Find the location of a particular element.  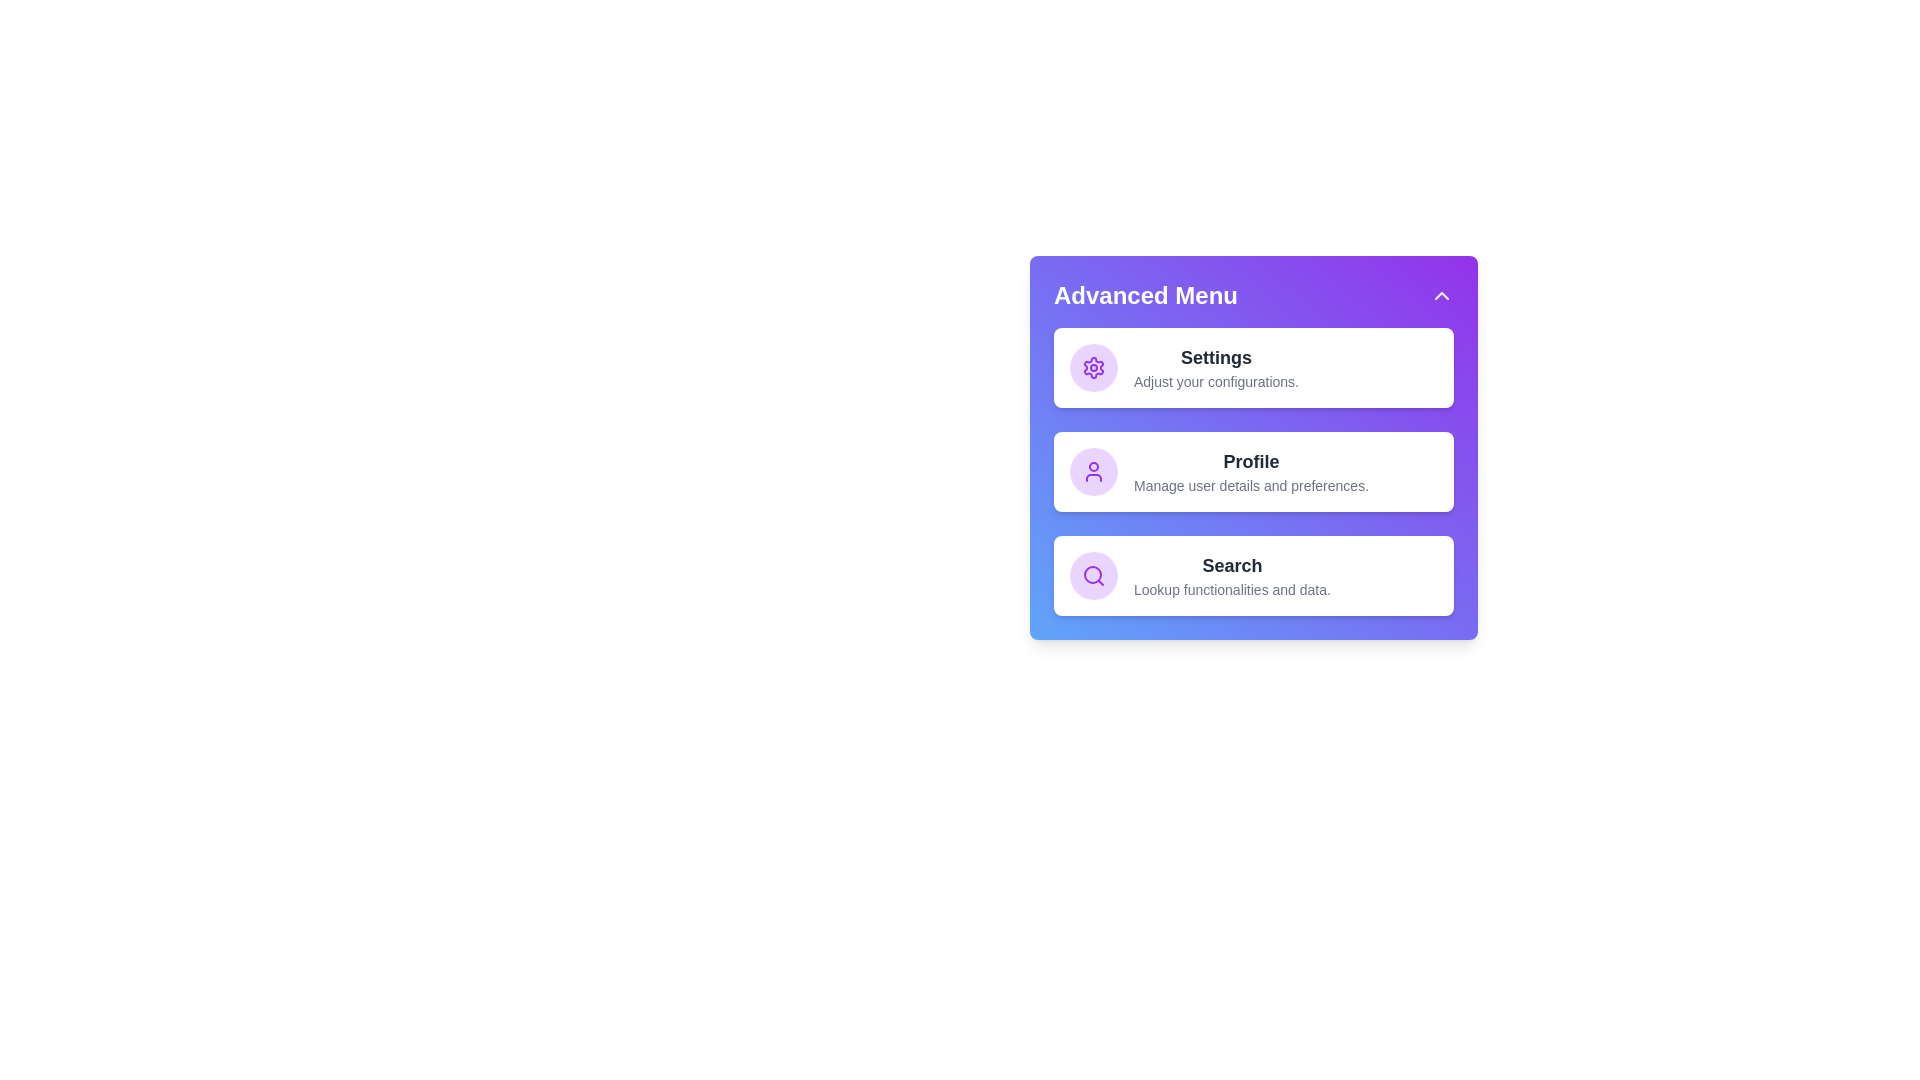

the menu option Profile to observe its hover effect is located at coordinates (1252, 471).